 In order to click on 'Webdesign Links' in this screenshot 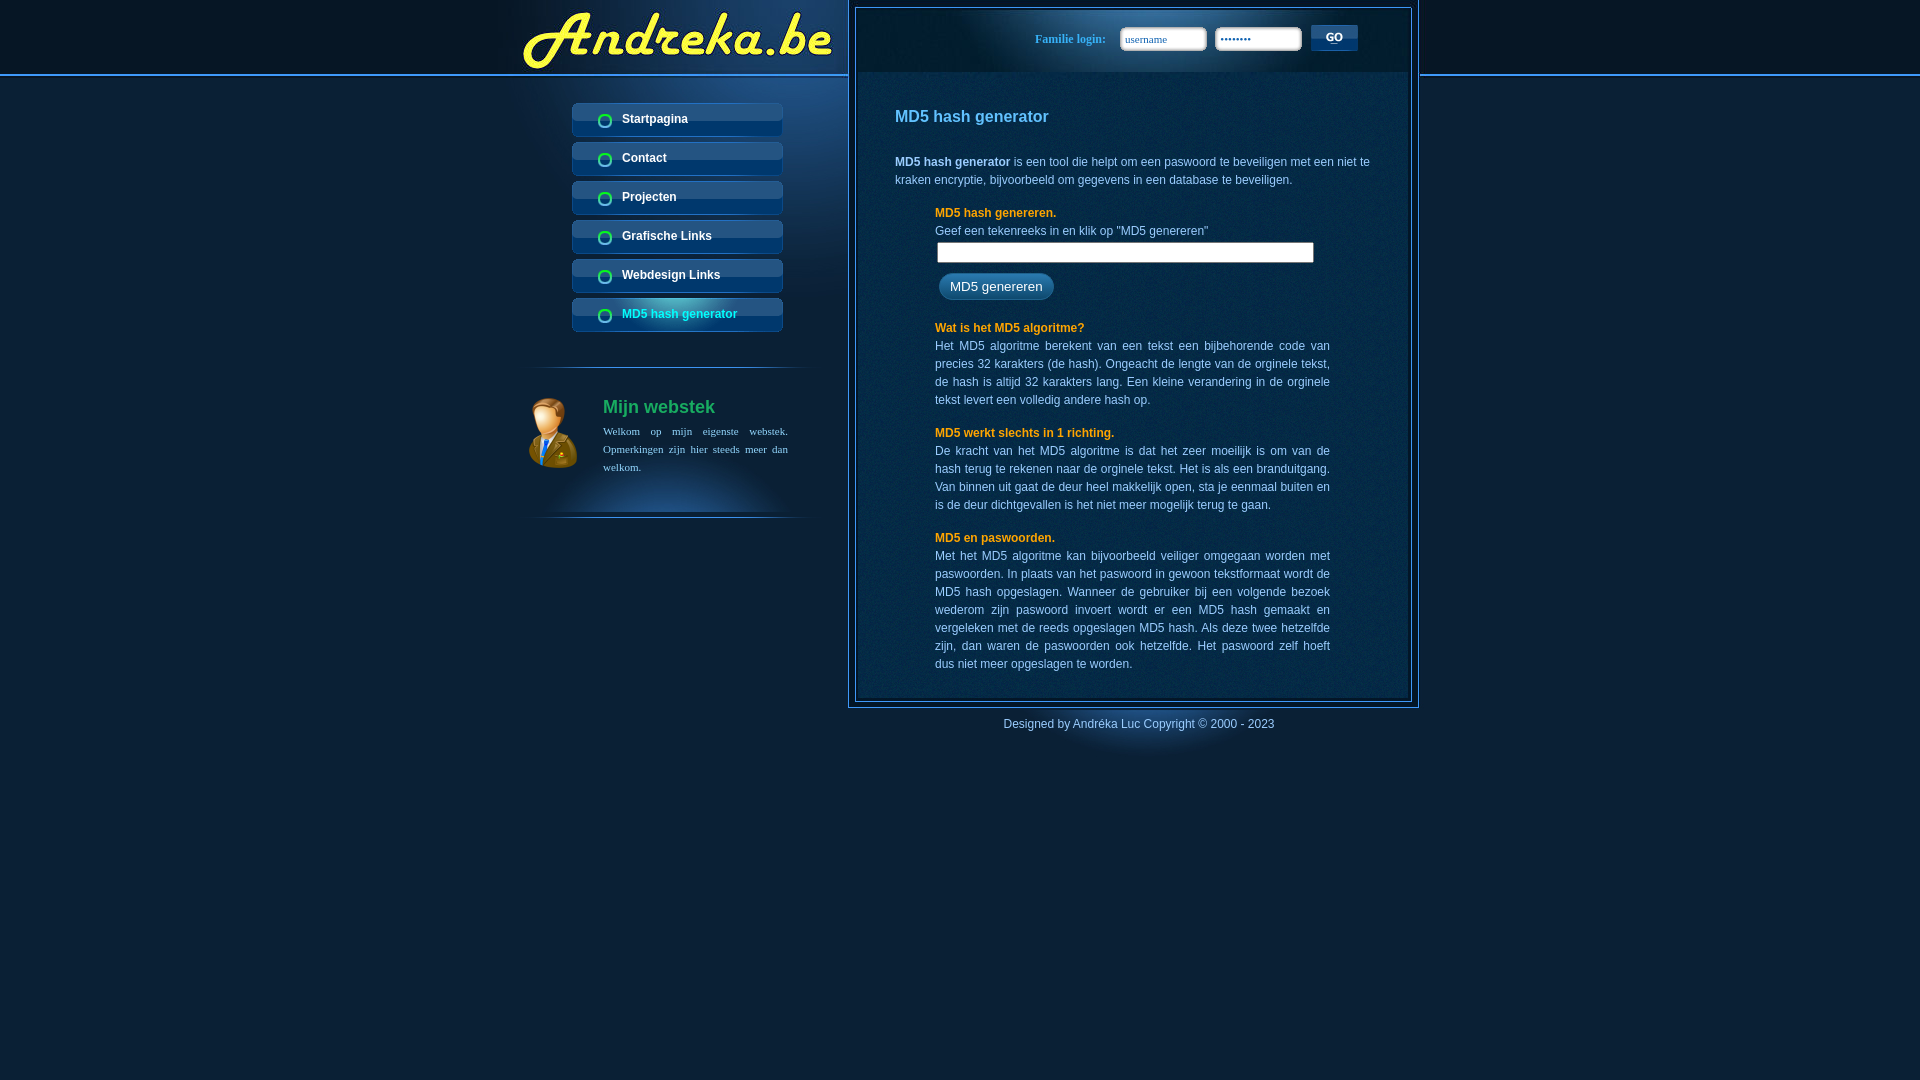, I will do `click(677, 276)`.